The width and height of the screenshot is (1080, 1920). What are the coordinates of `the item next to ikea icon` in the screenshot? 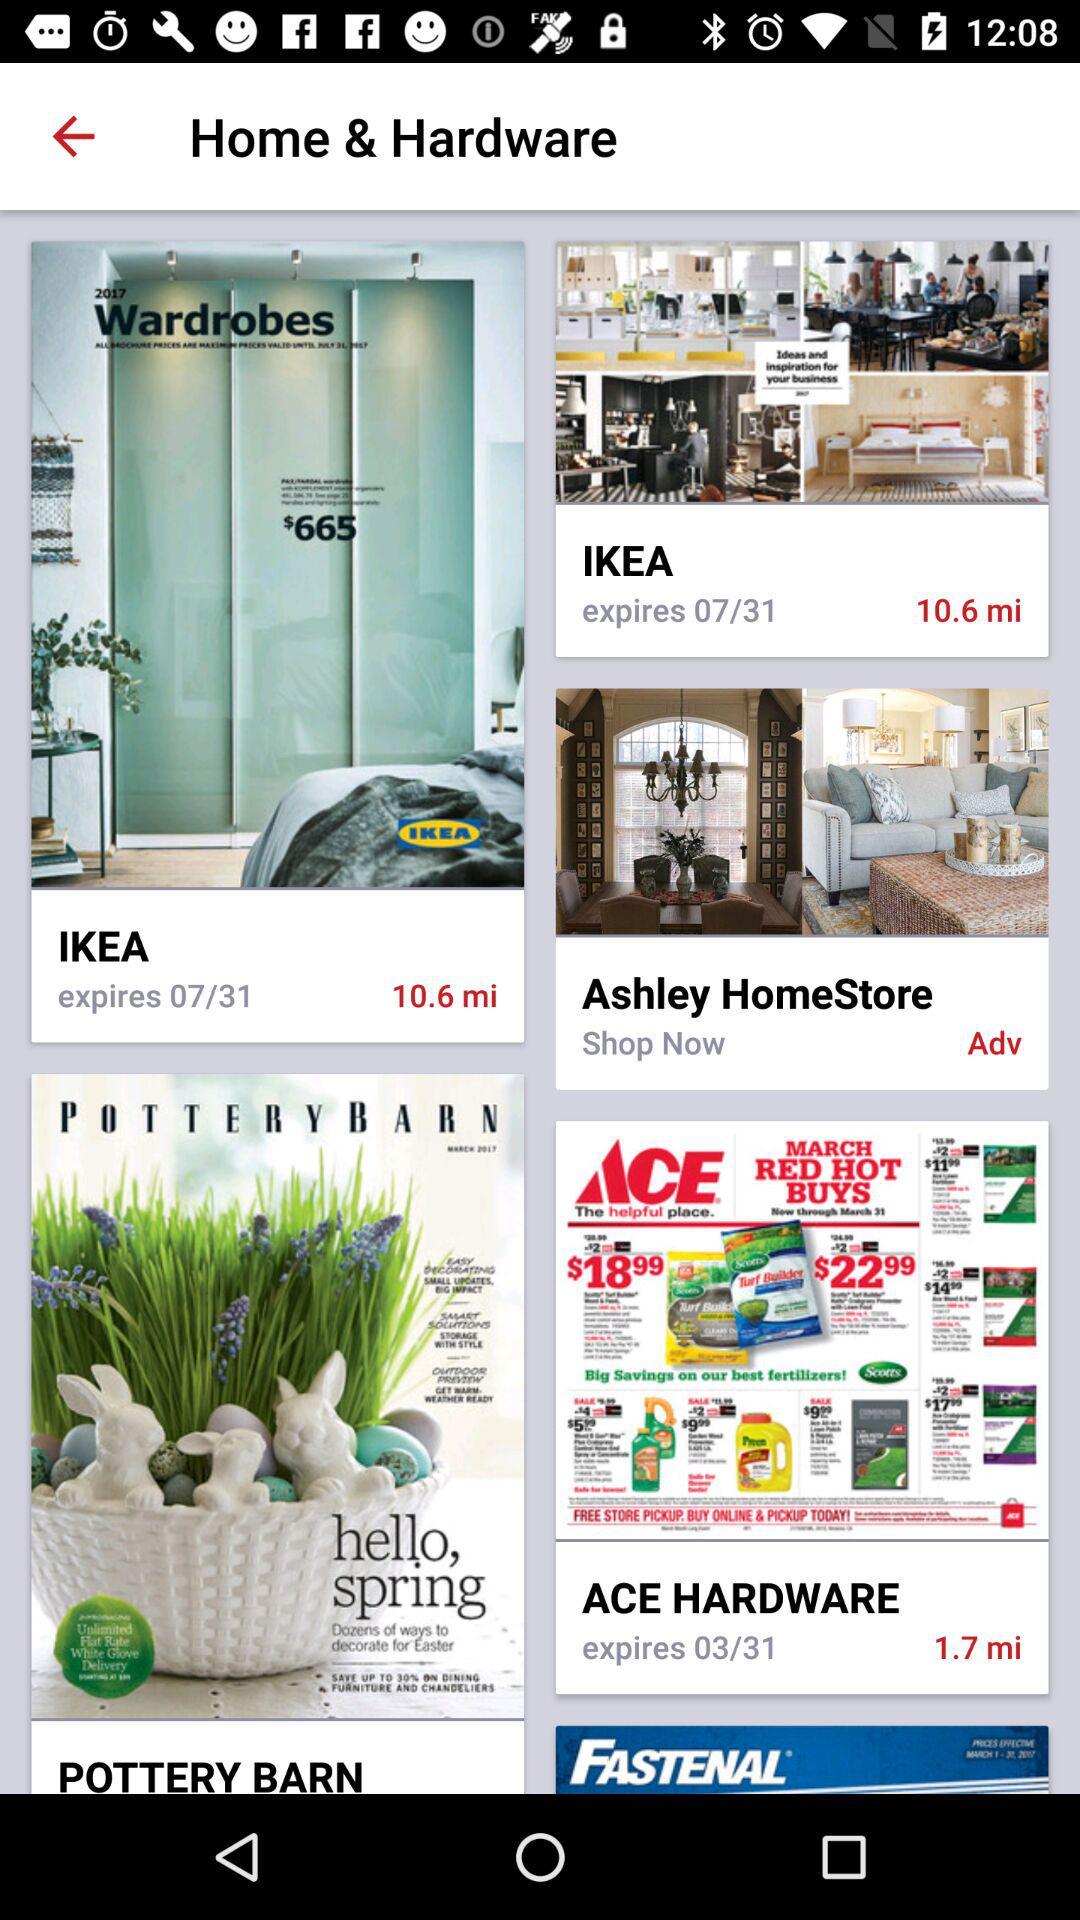 It's located at (801, 935).